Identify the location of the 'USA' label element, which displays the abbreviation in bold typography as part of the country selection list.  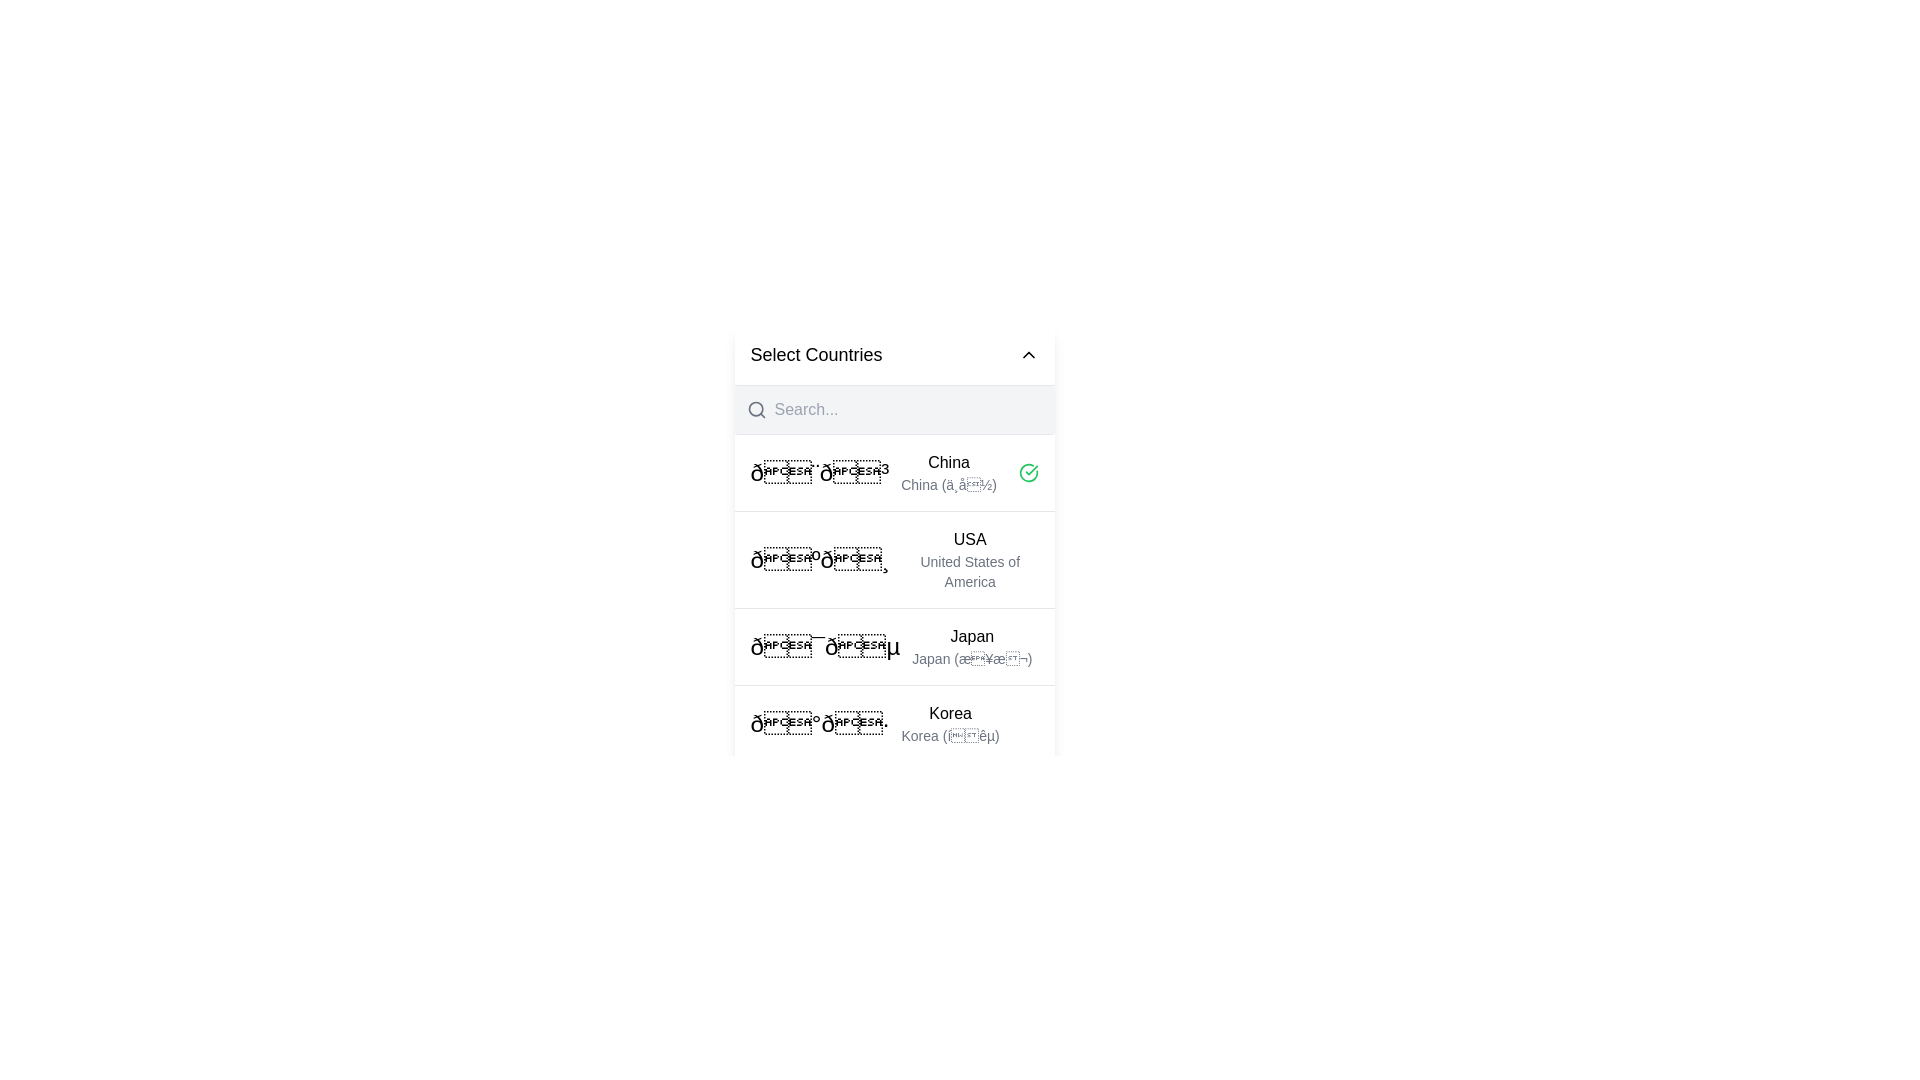
(970, 540).